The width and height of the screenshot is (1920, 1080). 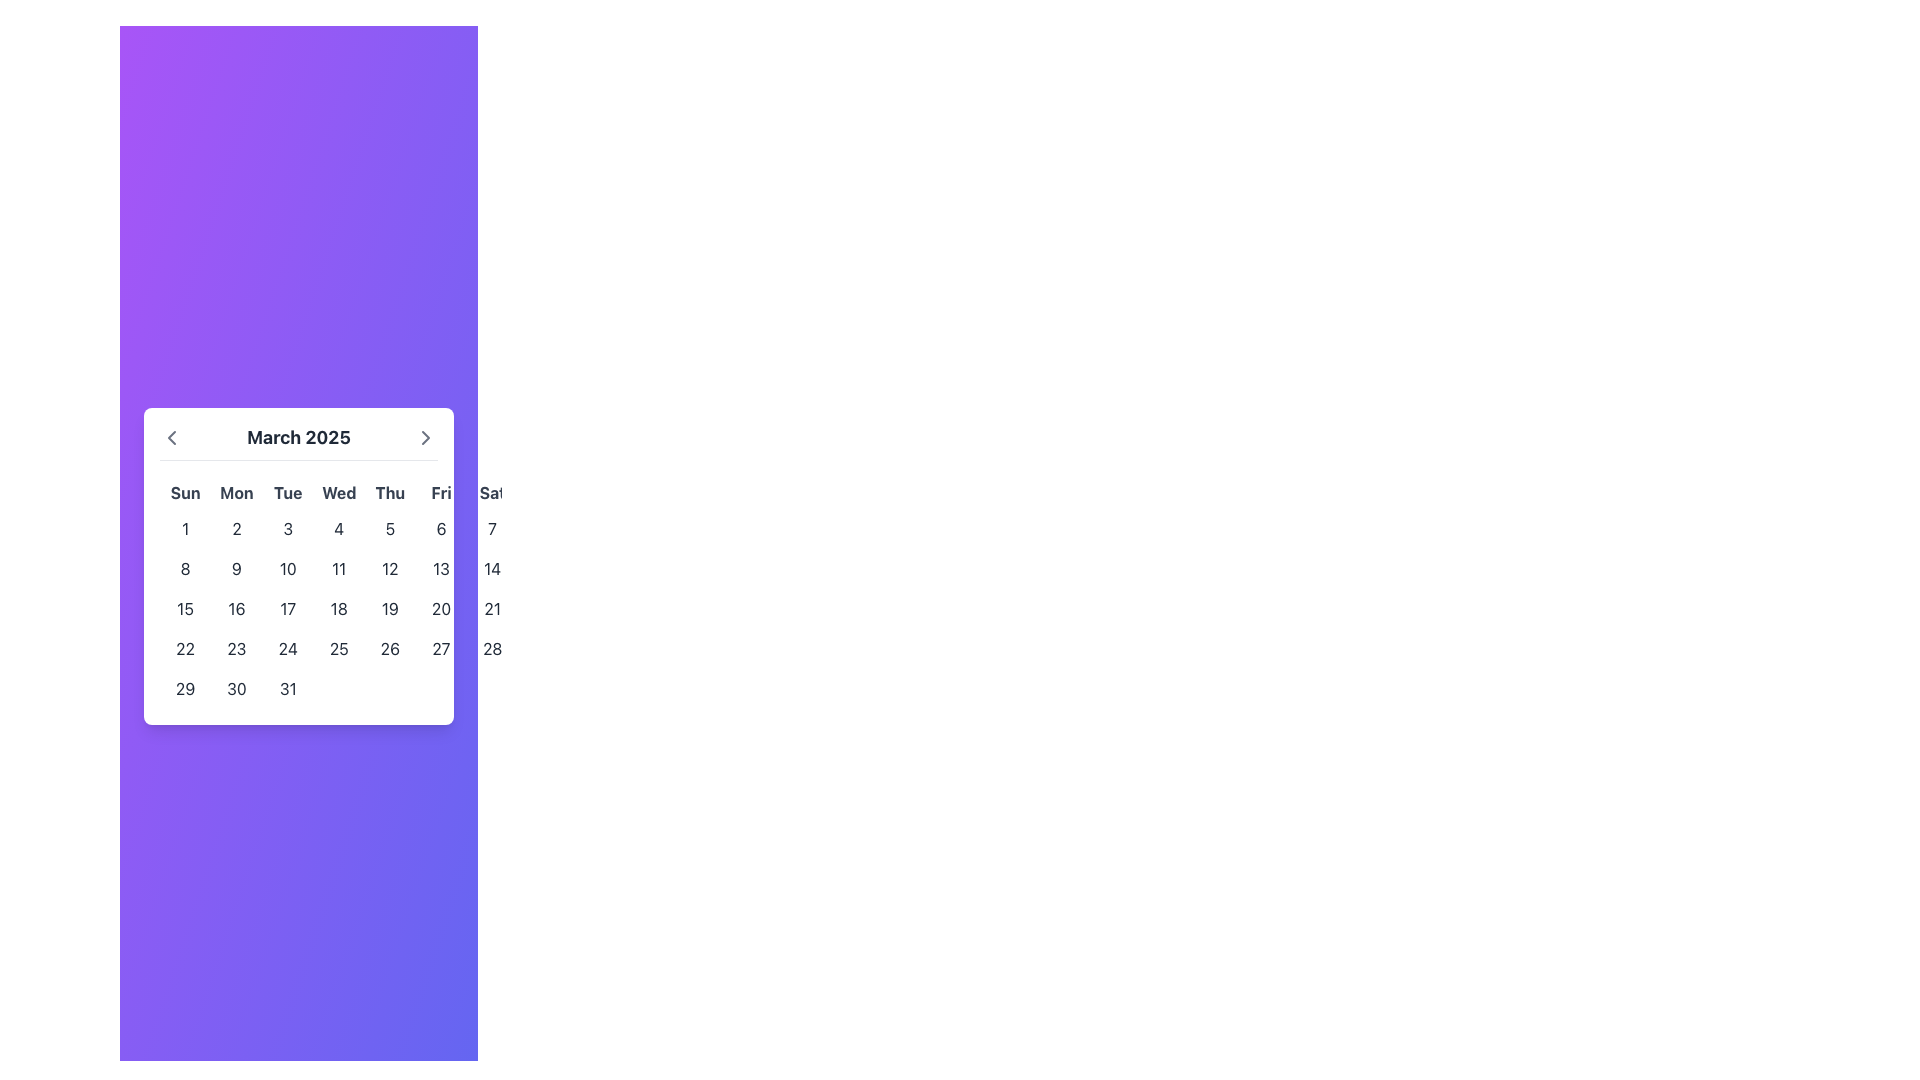 I want to click on the text label displaying 'Mon', which is part of a horizontal sequence of day abbreviations in the calendar widget, so click(x=236, y=492).